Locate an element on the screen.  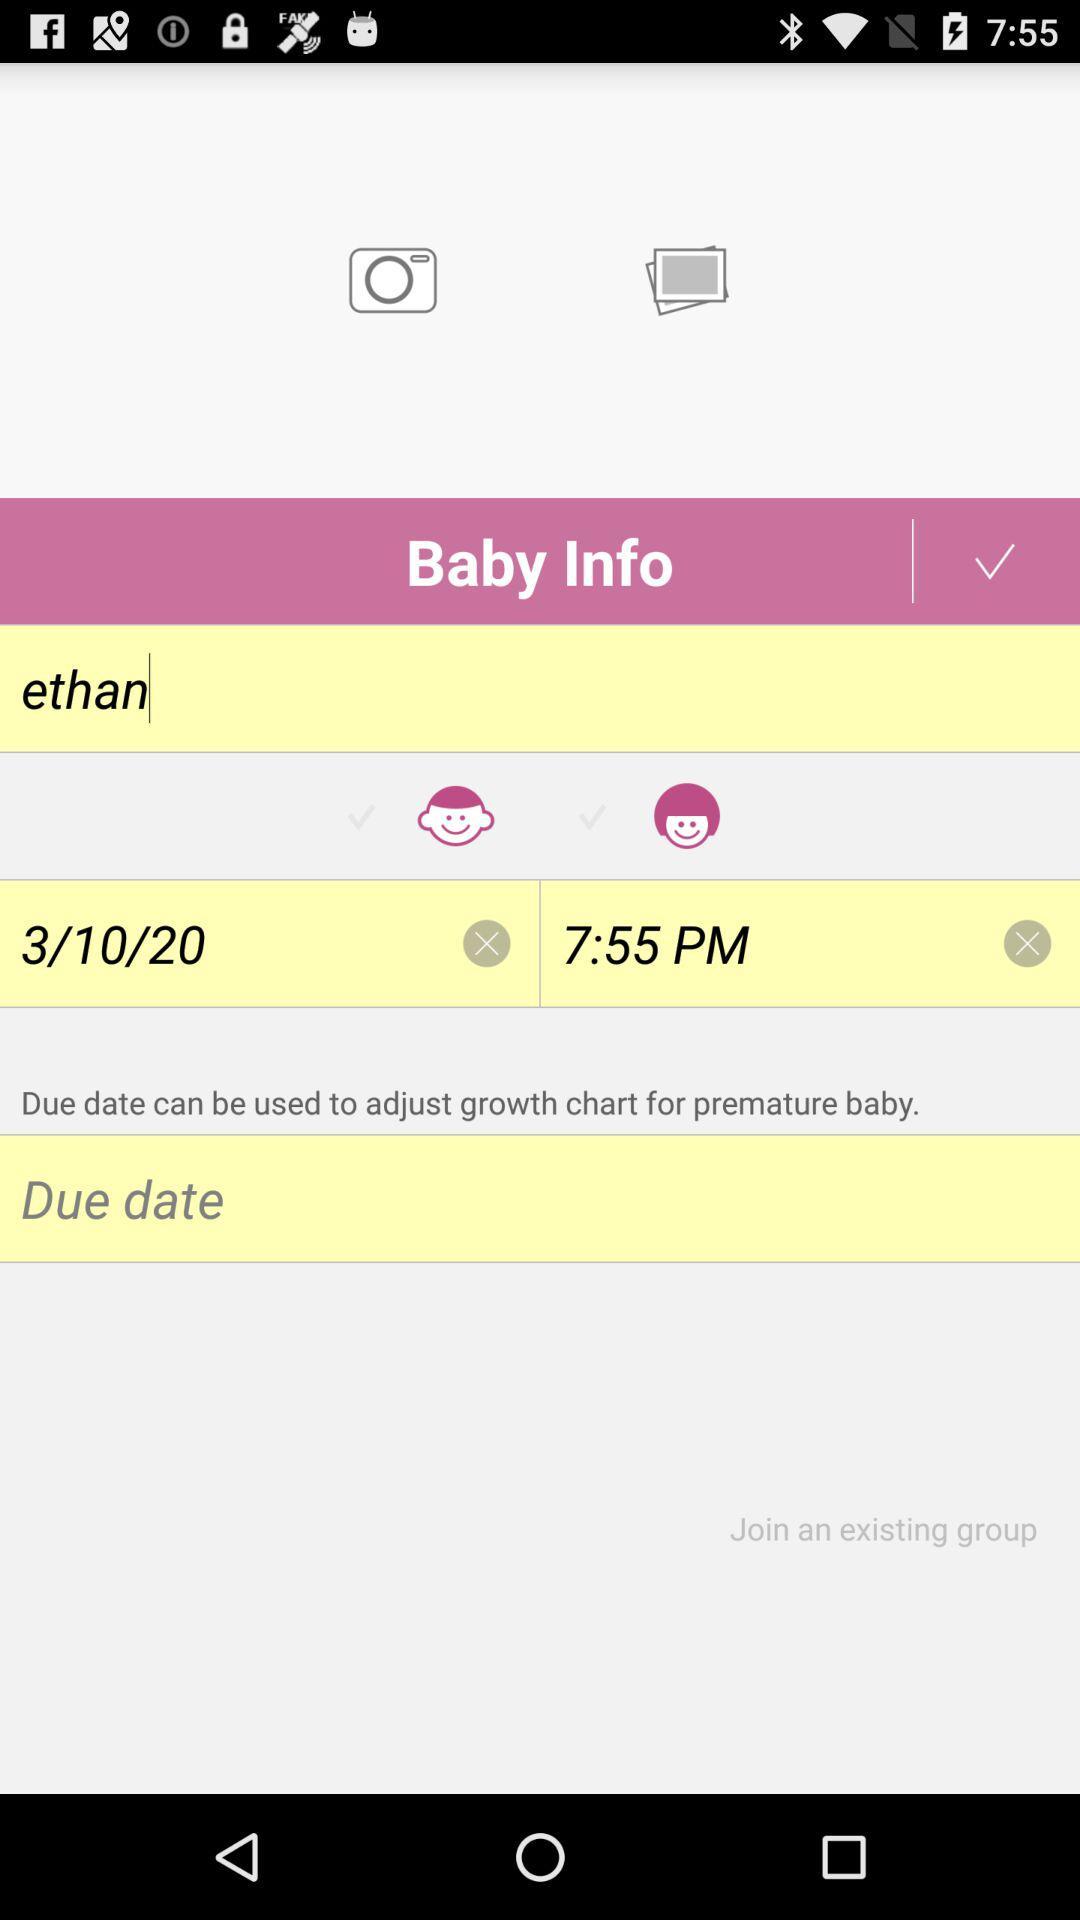
the check icon is located at coordinates (995, 599).